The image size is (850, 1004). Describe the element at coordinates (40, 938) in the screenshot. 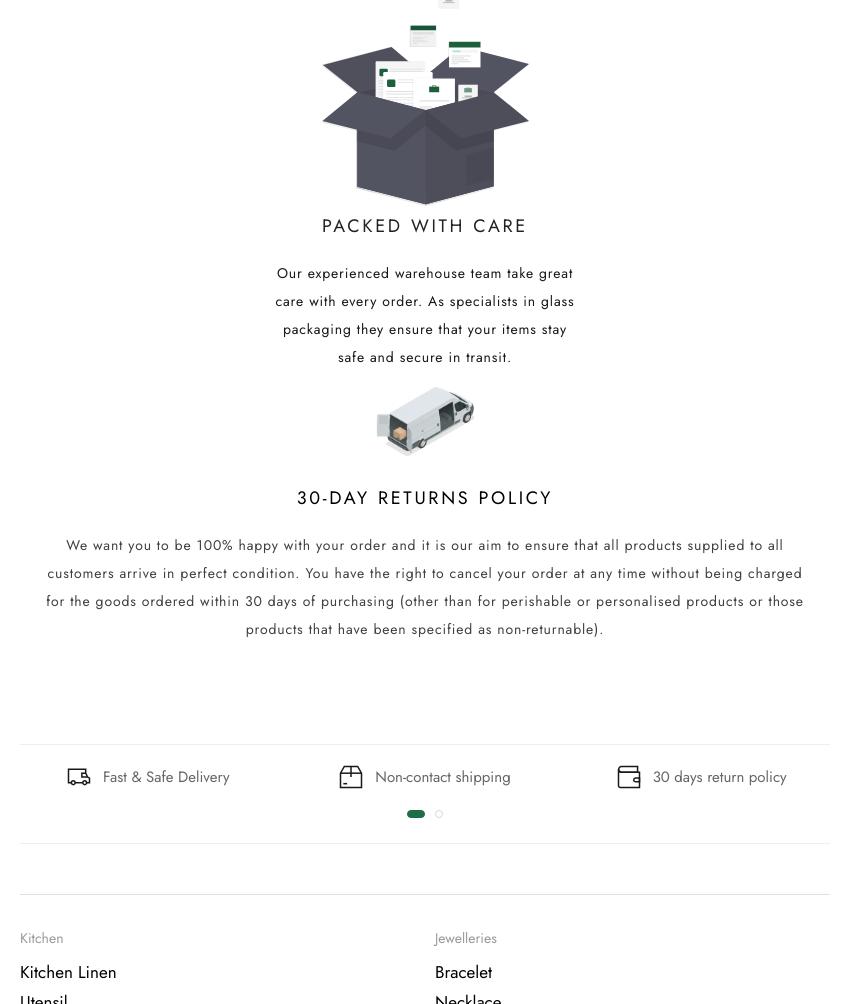

I see `'Kitchen'` at that location.